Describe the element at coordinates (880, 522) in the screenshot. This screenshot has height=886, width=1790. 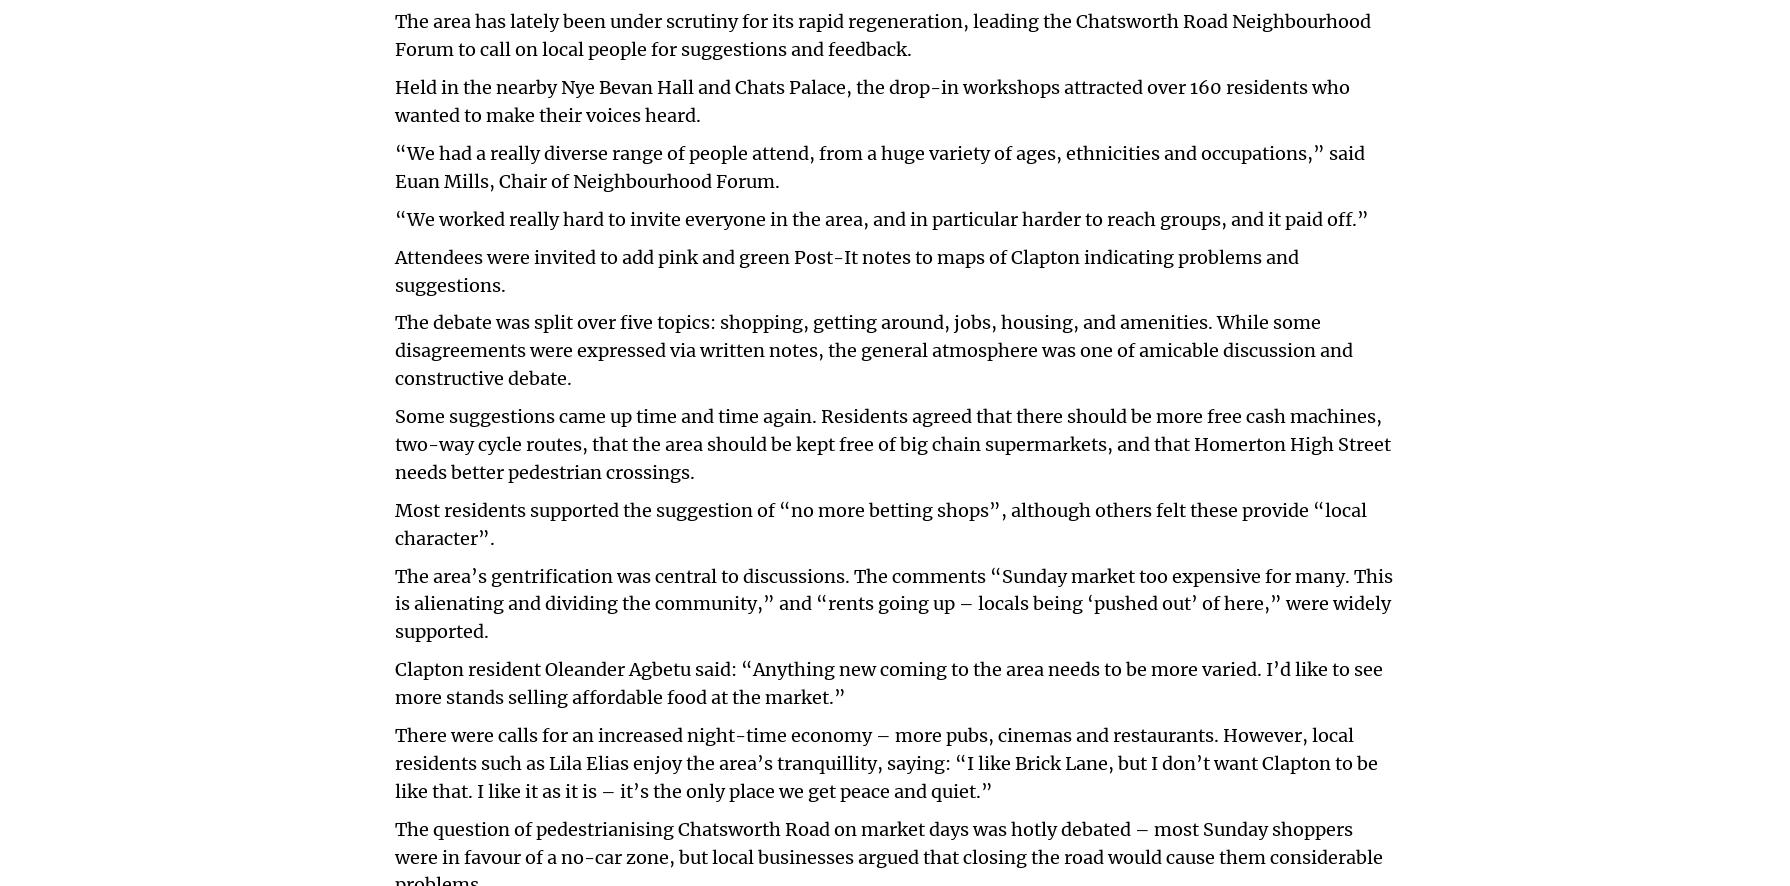
I see `'Most residents supported the suggestion of “no more betting shops”, although others felt these provide “local character”.'` at that location.